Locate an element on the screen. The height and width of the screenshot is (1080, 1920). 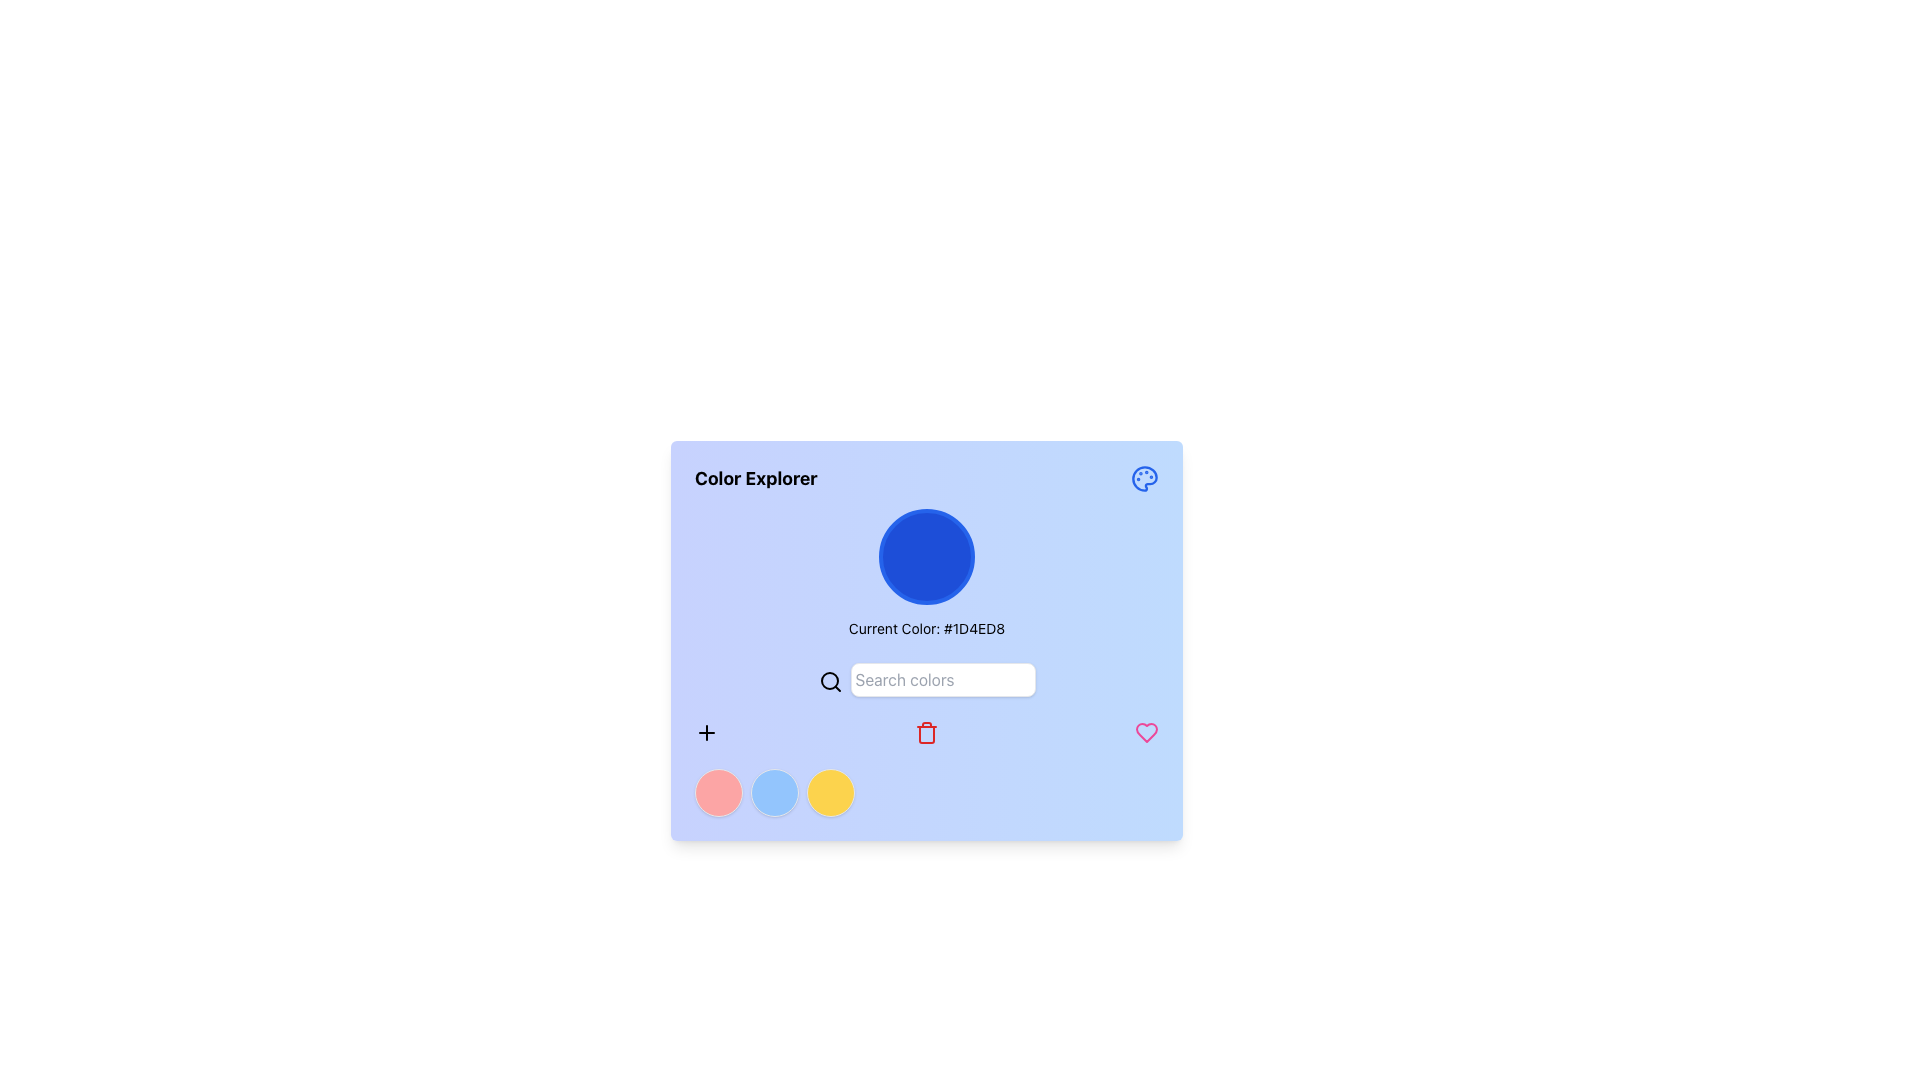
the text input field located directly below the 'Current Color: #1D4ED8' text to focus on it is located at coordinates (925, 678).